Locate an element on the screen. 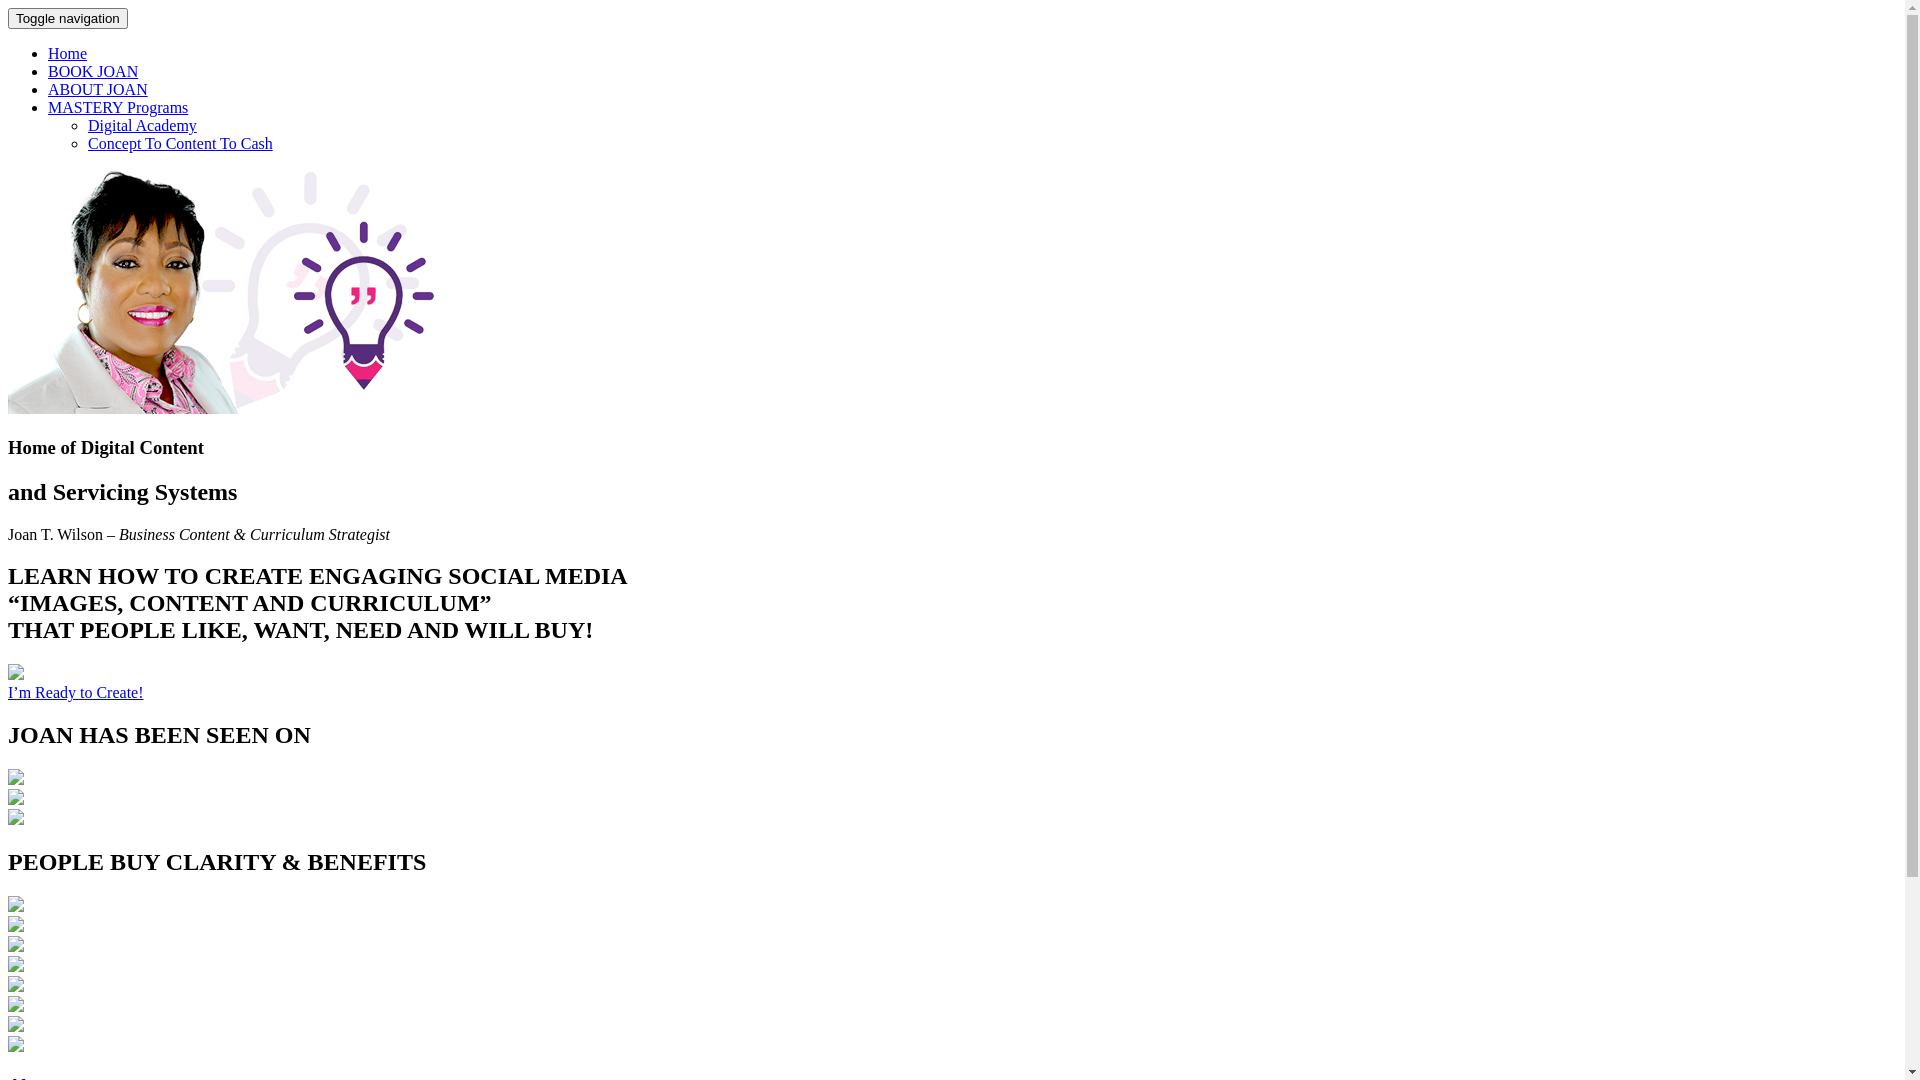  'Toggle navigation' is located at coordinates (8, 18).